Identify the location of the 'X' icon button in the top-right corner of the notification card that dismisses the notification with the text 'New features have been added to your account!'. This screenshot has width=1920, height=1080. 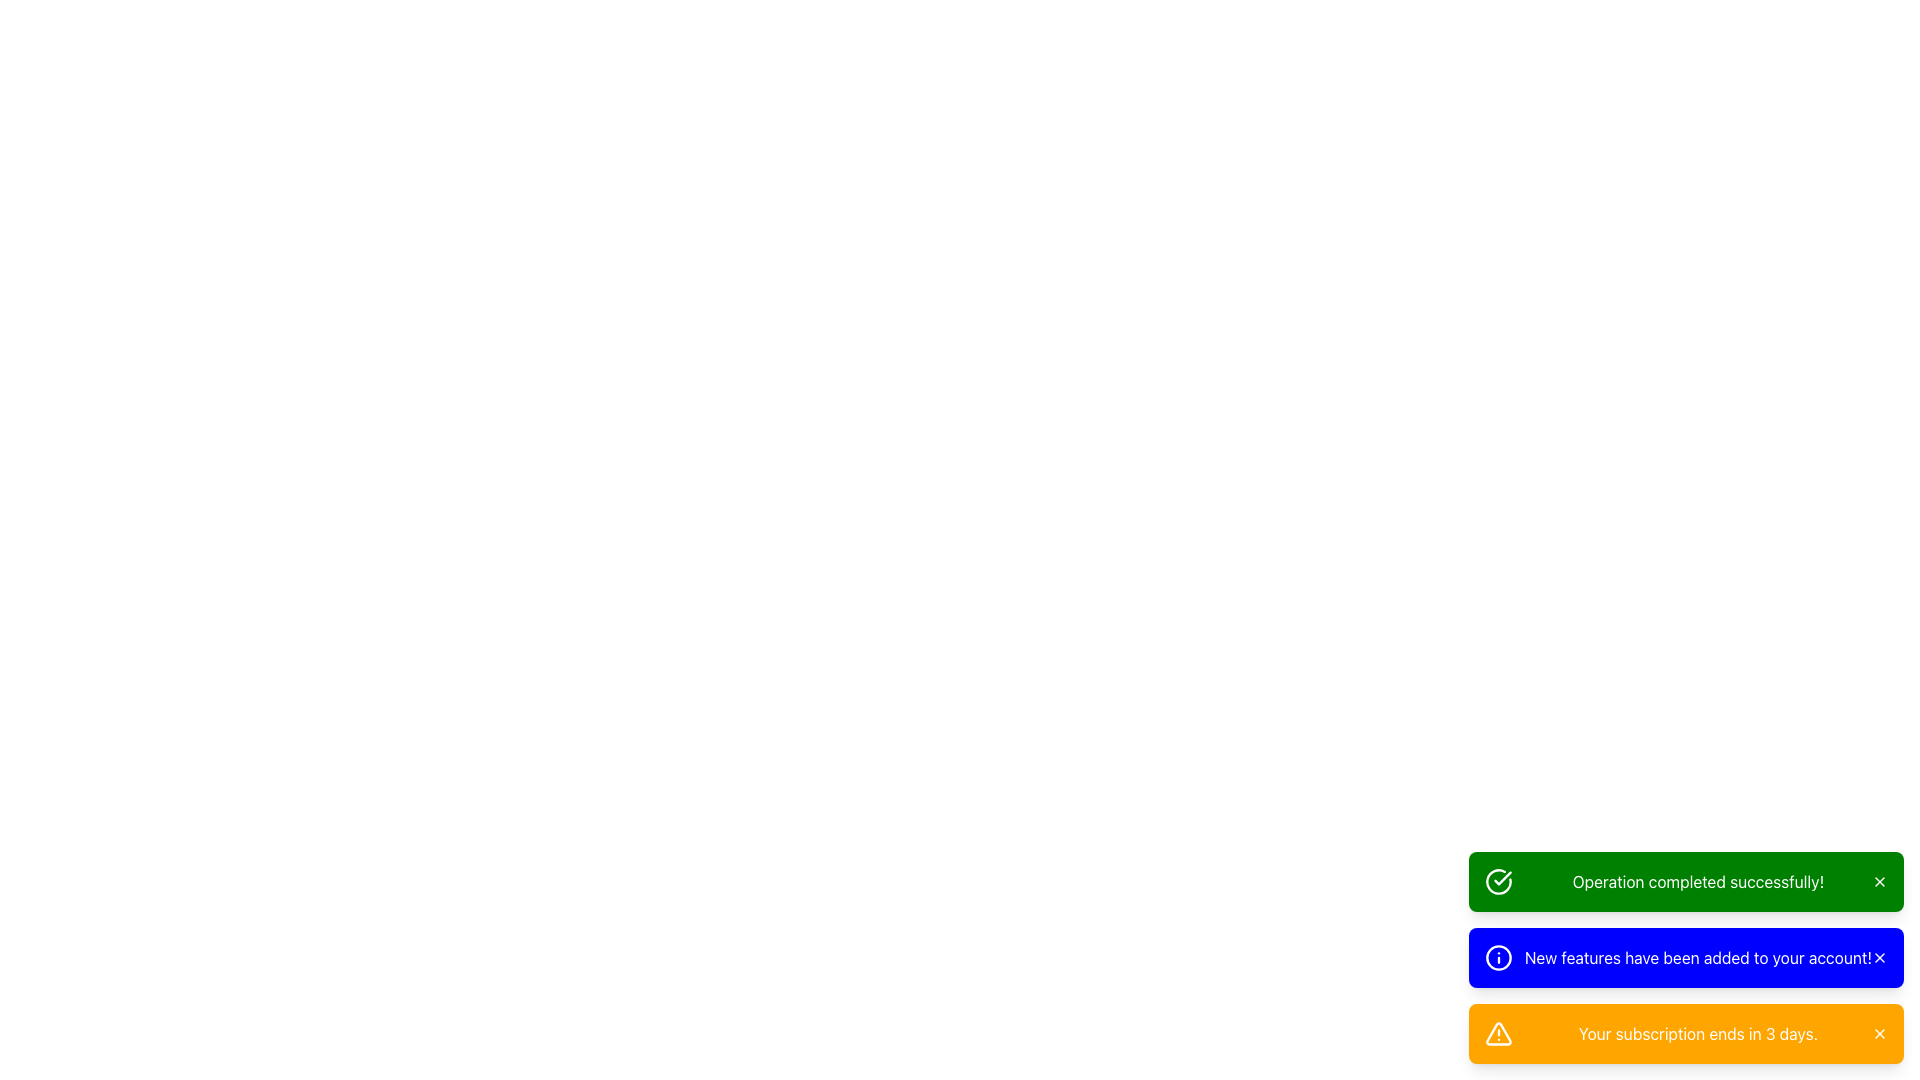
(1879, 956).